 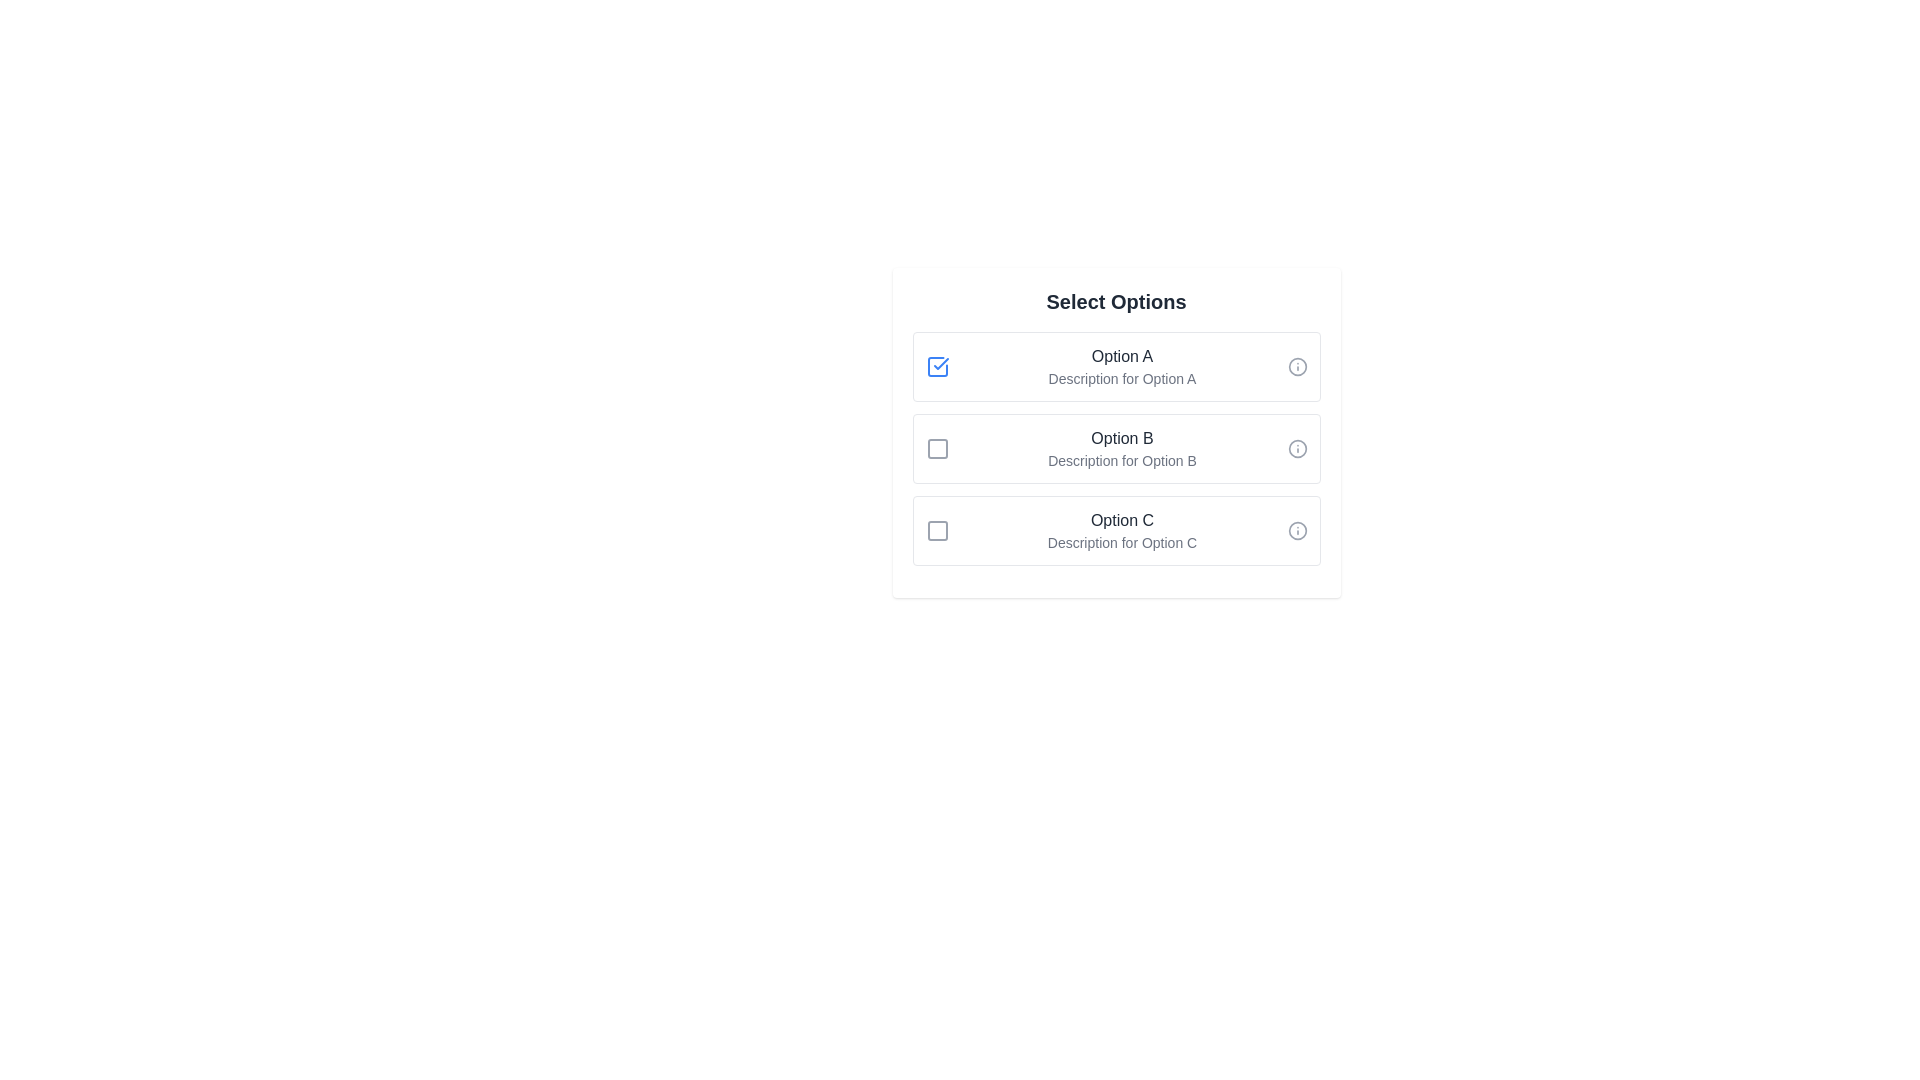 What do you see at coordinates (1297, 366) in the screenshot?
I see `the information icon for Option A to read its description` at bounding box center [1297, 366].